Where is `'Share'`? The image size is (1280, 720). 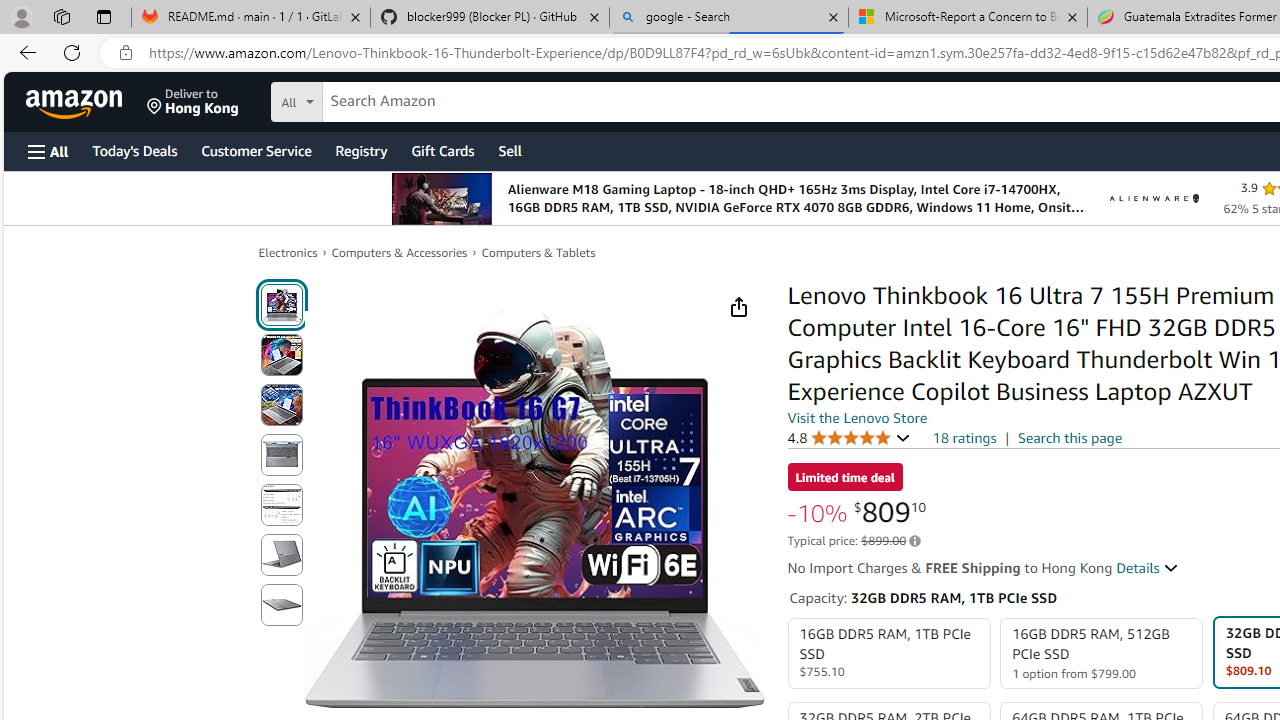
'Share' is located at coordinates (737, 307).